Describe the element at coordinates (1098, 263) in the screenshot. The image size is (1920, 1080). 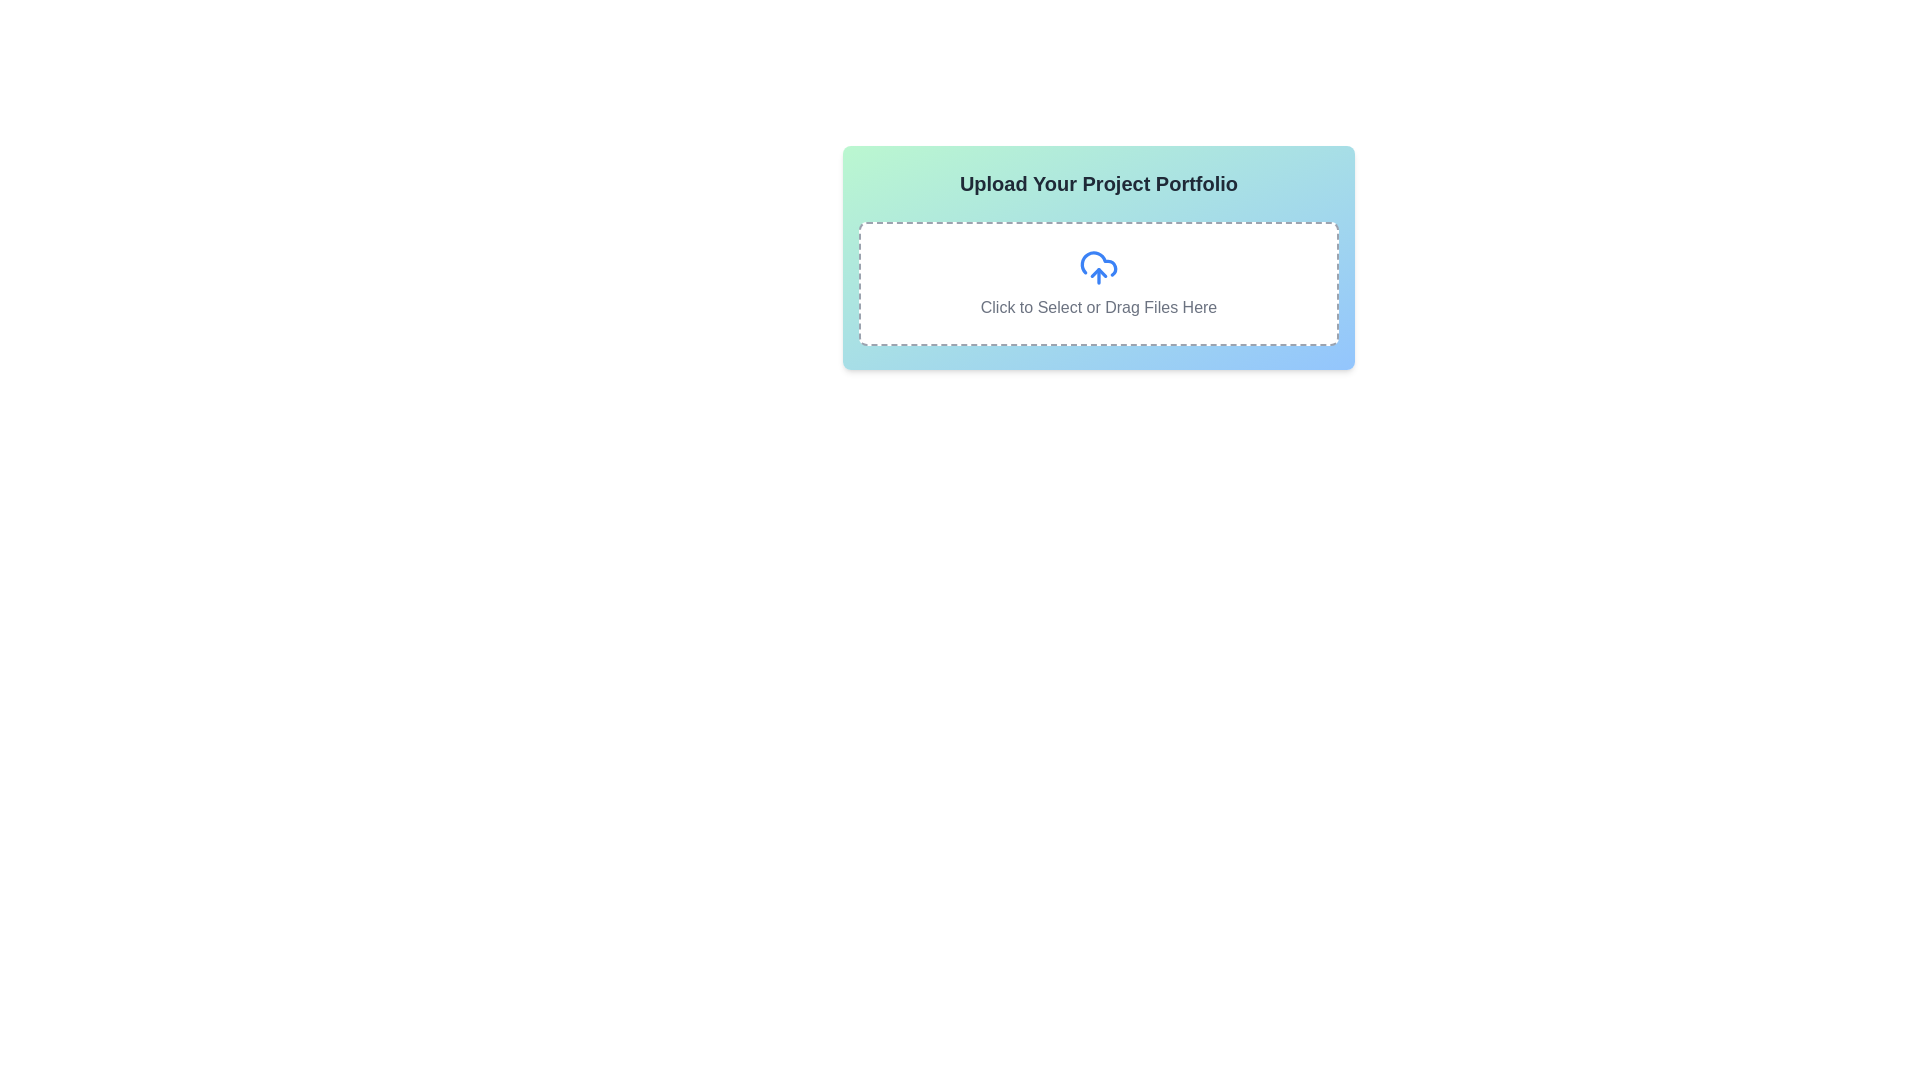
I see `the central vector graphic representing the file upload instruction within the cloud upload symbol` at that location.